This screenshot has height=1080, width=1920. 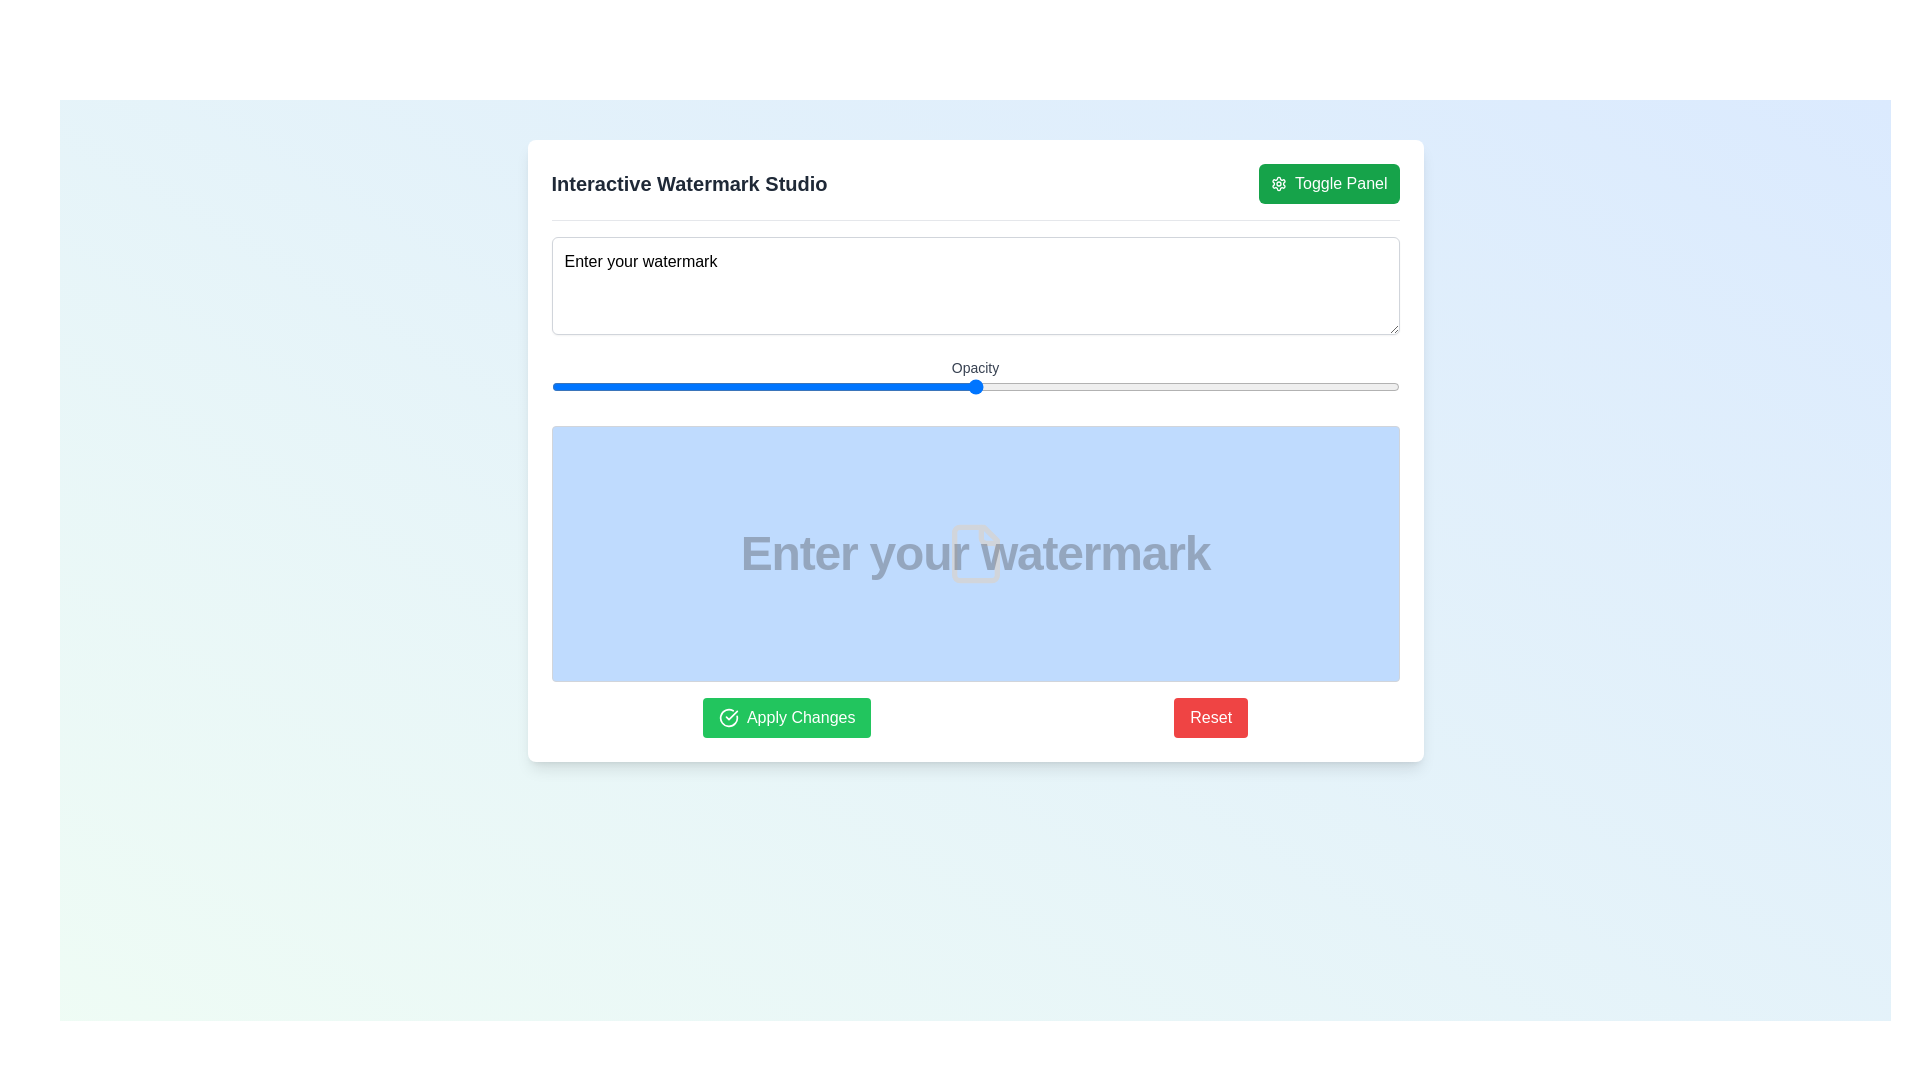 I want to click on the circular icon with a green outline and checkmark inside, which indicates a completion state, located to the left of the 'Apply Changes' text within a green rectangular button, so click(x=727, y=716).